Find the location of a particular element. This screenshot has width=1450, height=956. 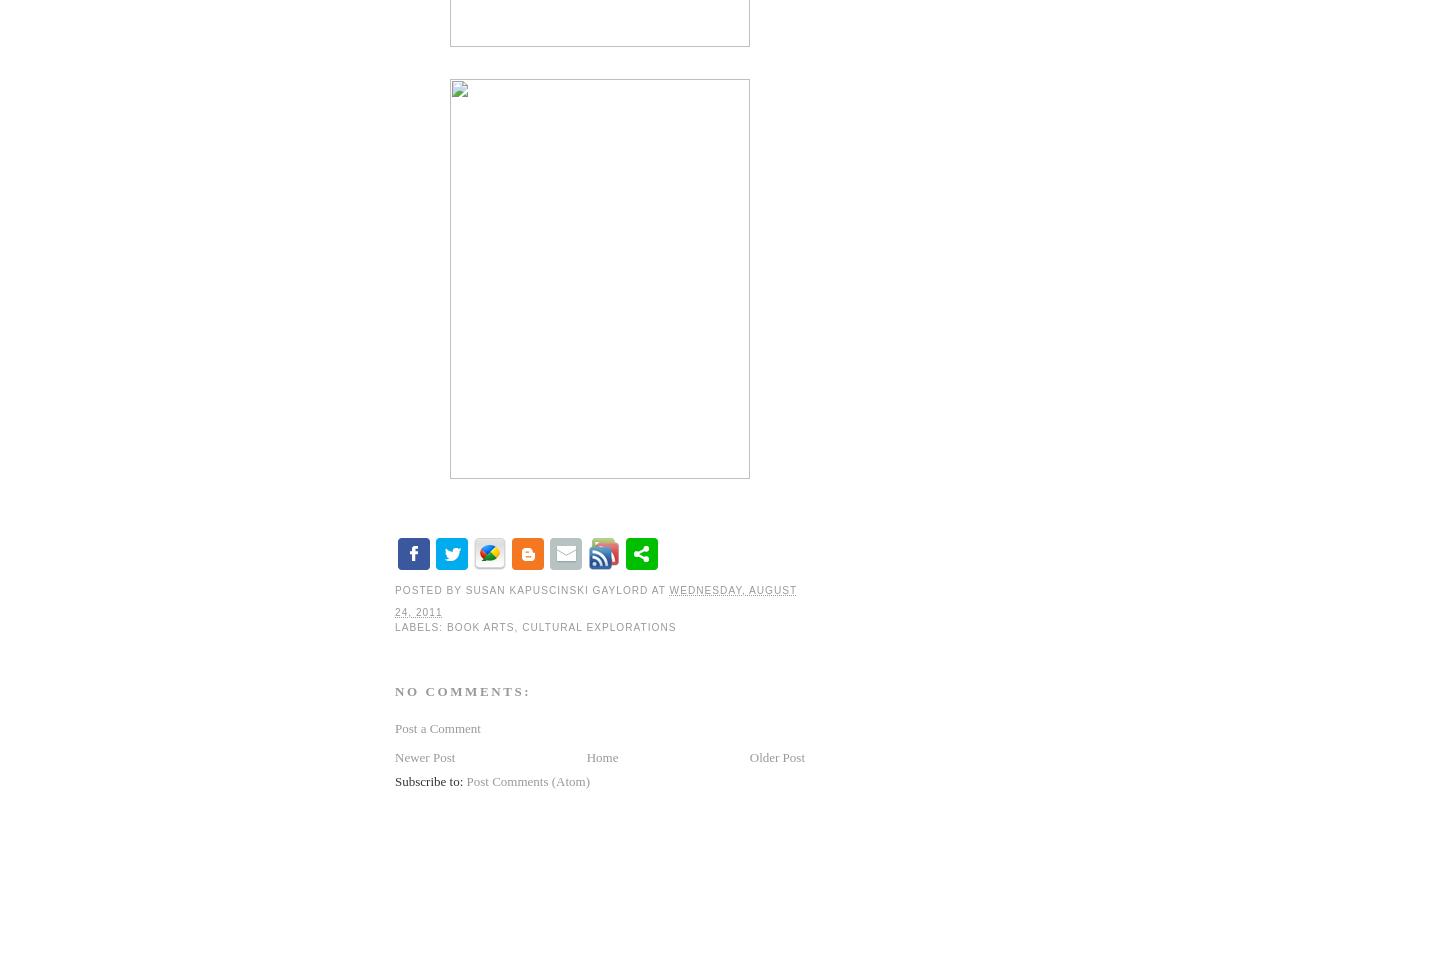

'Susan Kapuscinski Gaylord' is located at coordinates (464, 589).